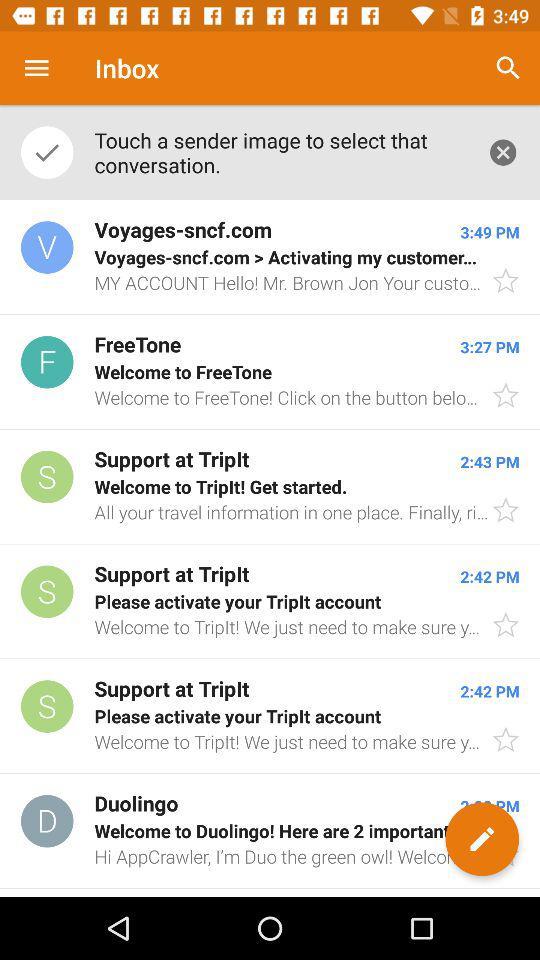  I want to click on the edit icon, so click(481, 839).